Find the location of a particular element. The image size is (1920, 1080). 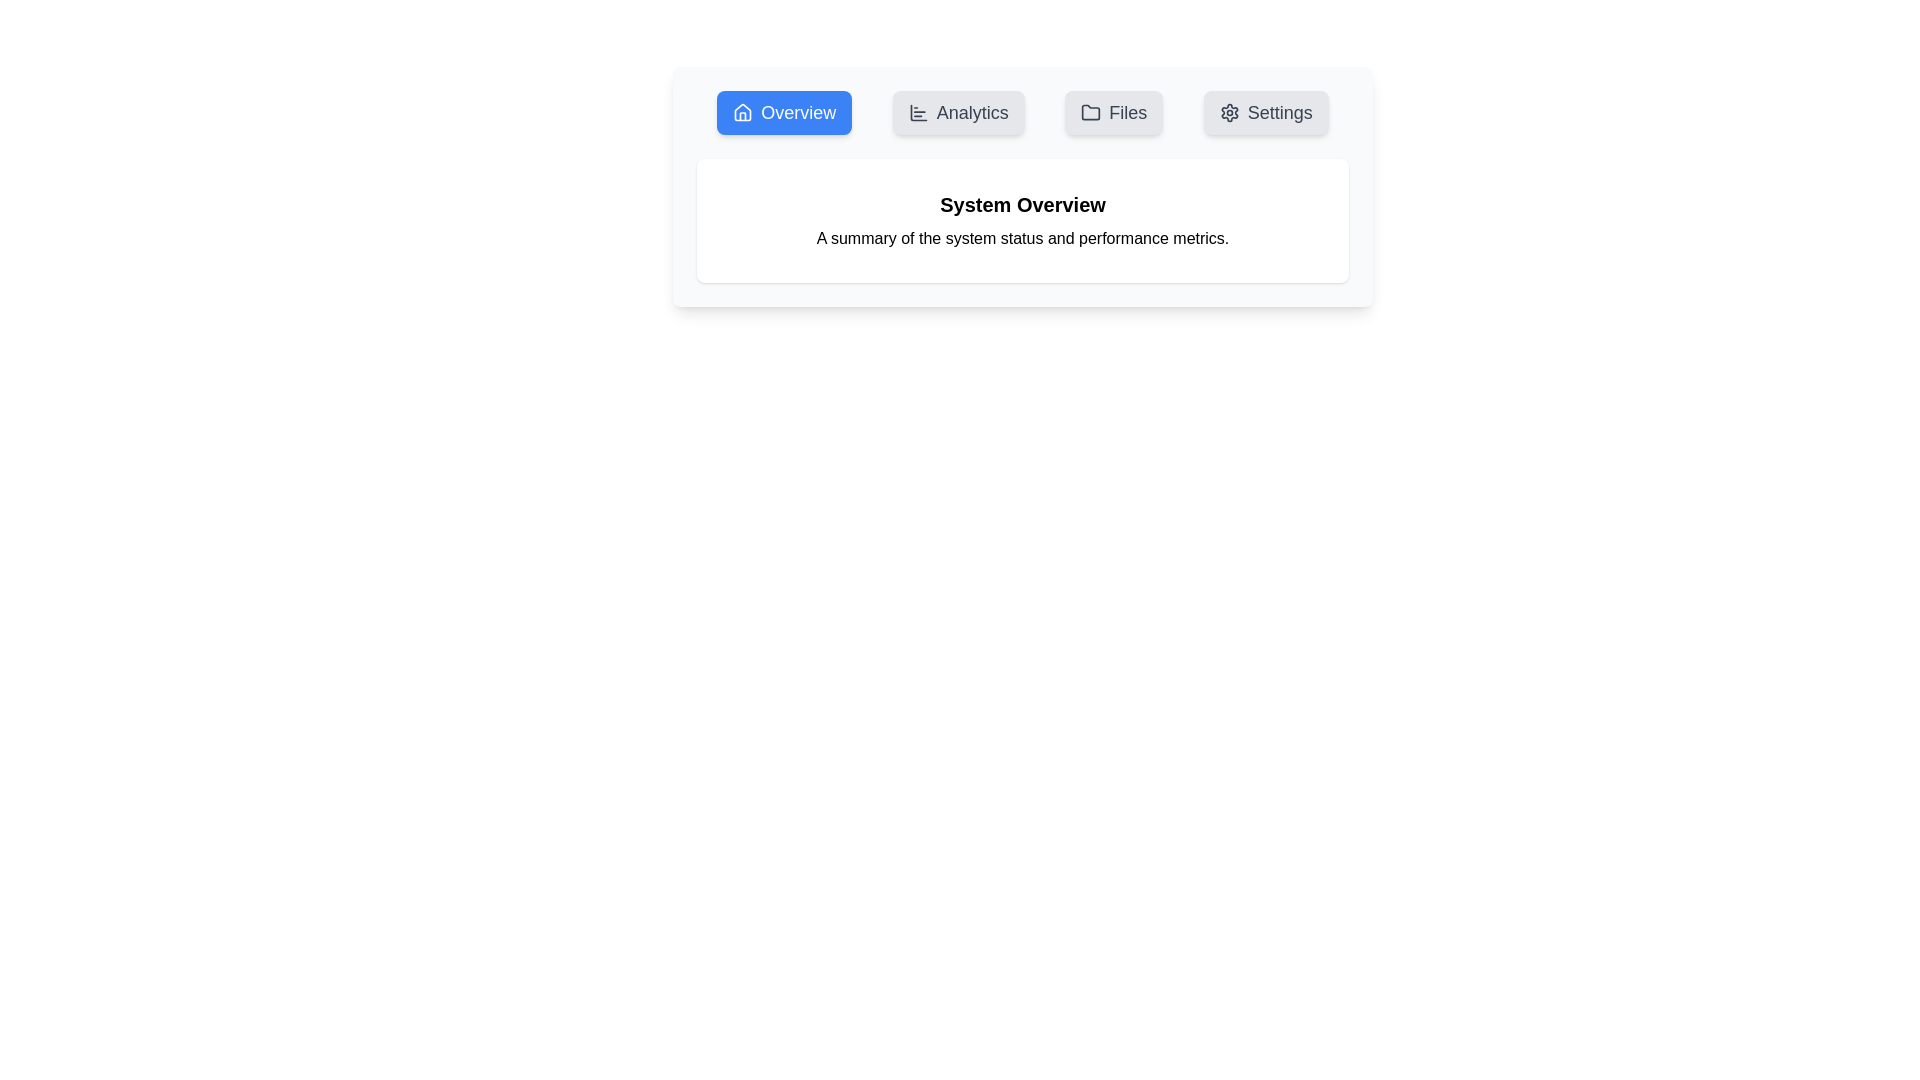

the 'Analytics' button in the navigation bar is located at coordinates (972, 112).